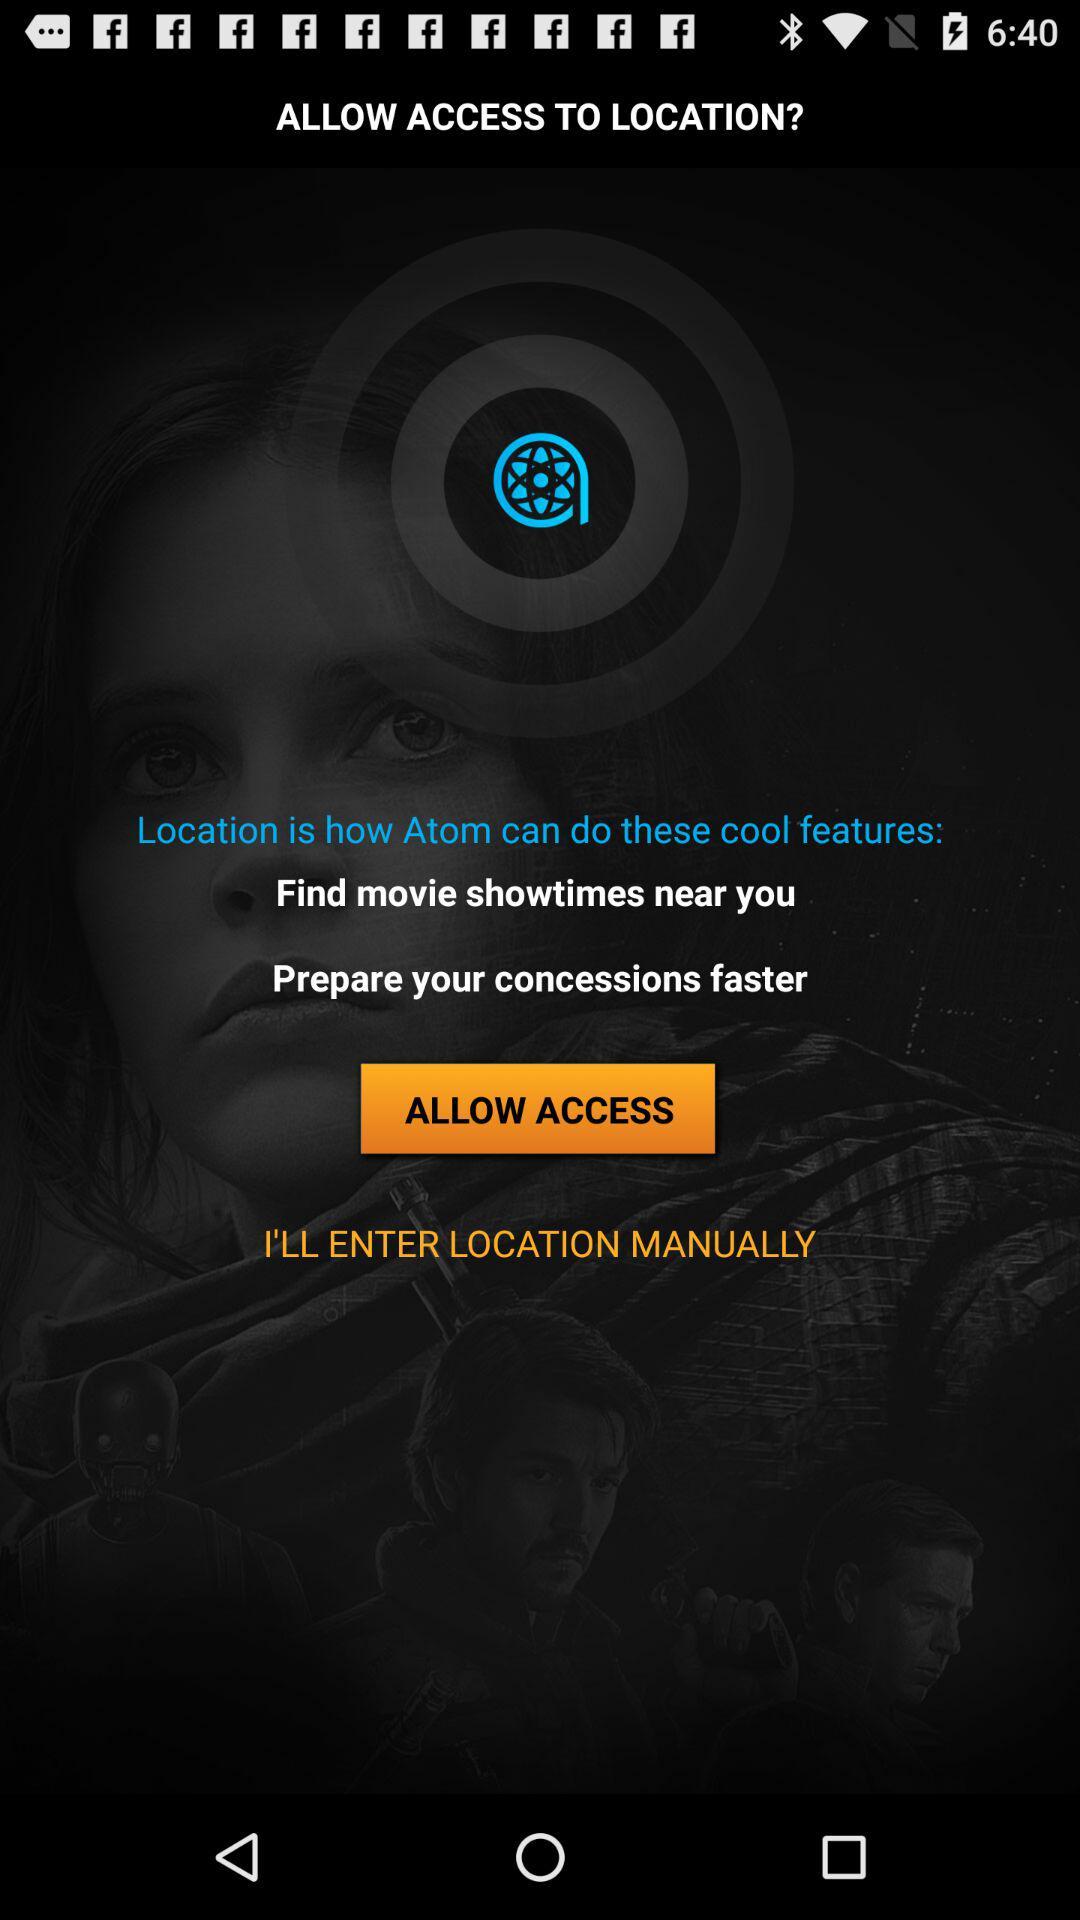 The width and height of the screenshot is (1080, 1920). Describe the element at coordinates (538, 1241) in the screenshot. I see `button below the allow access` at that location.